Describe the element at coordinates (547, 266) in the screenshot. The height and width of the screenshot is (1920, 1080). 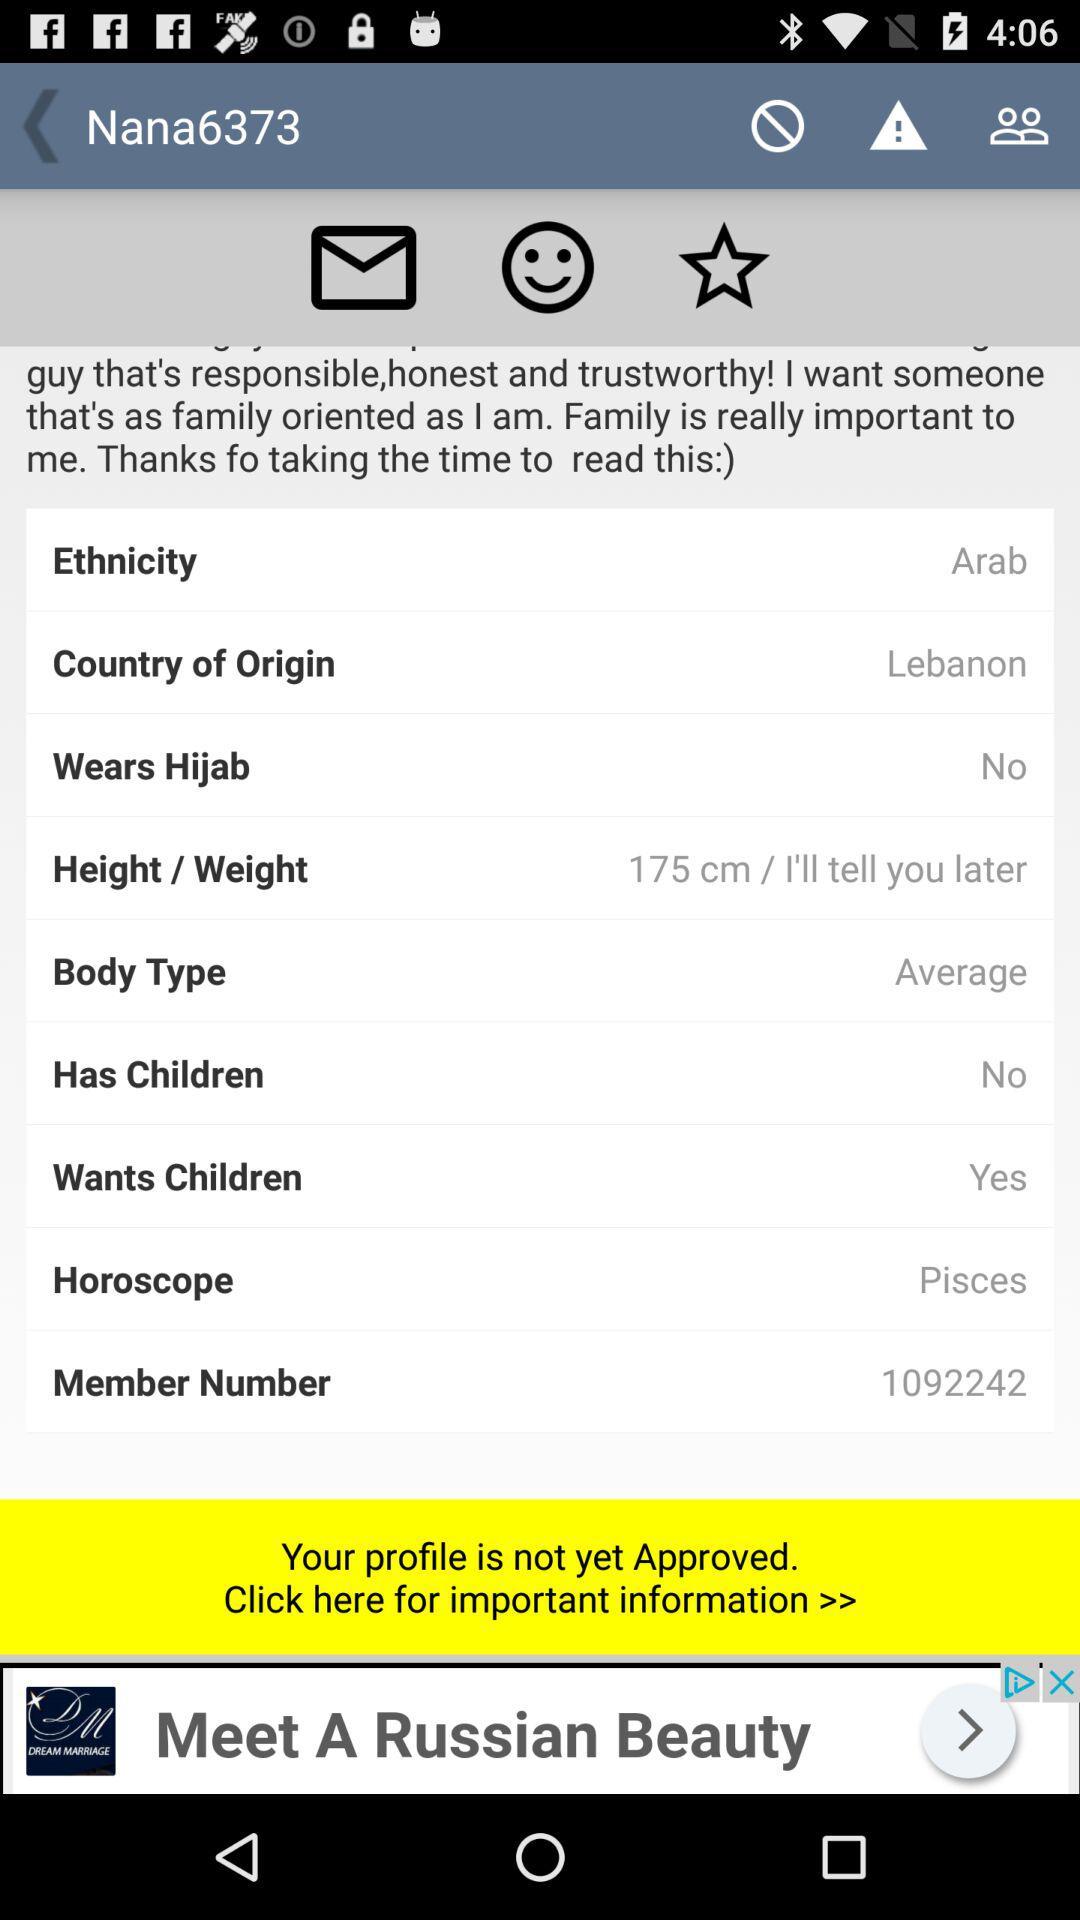
I see `emotes` at that location.